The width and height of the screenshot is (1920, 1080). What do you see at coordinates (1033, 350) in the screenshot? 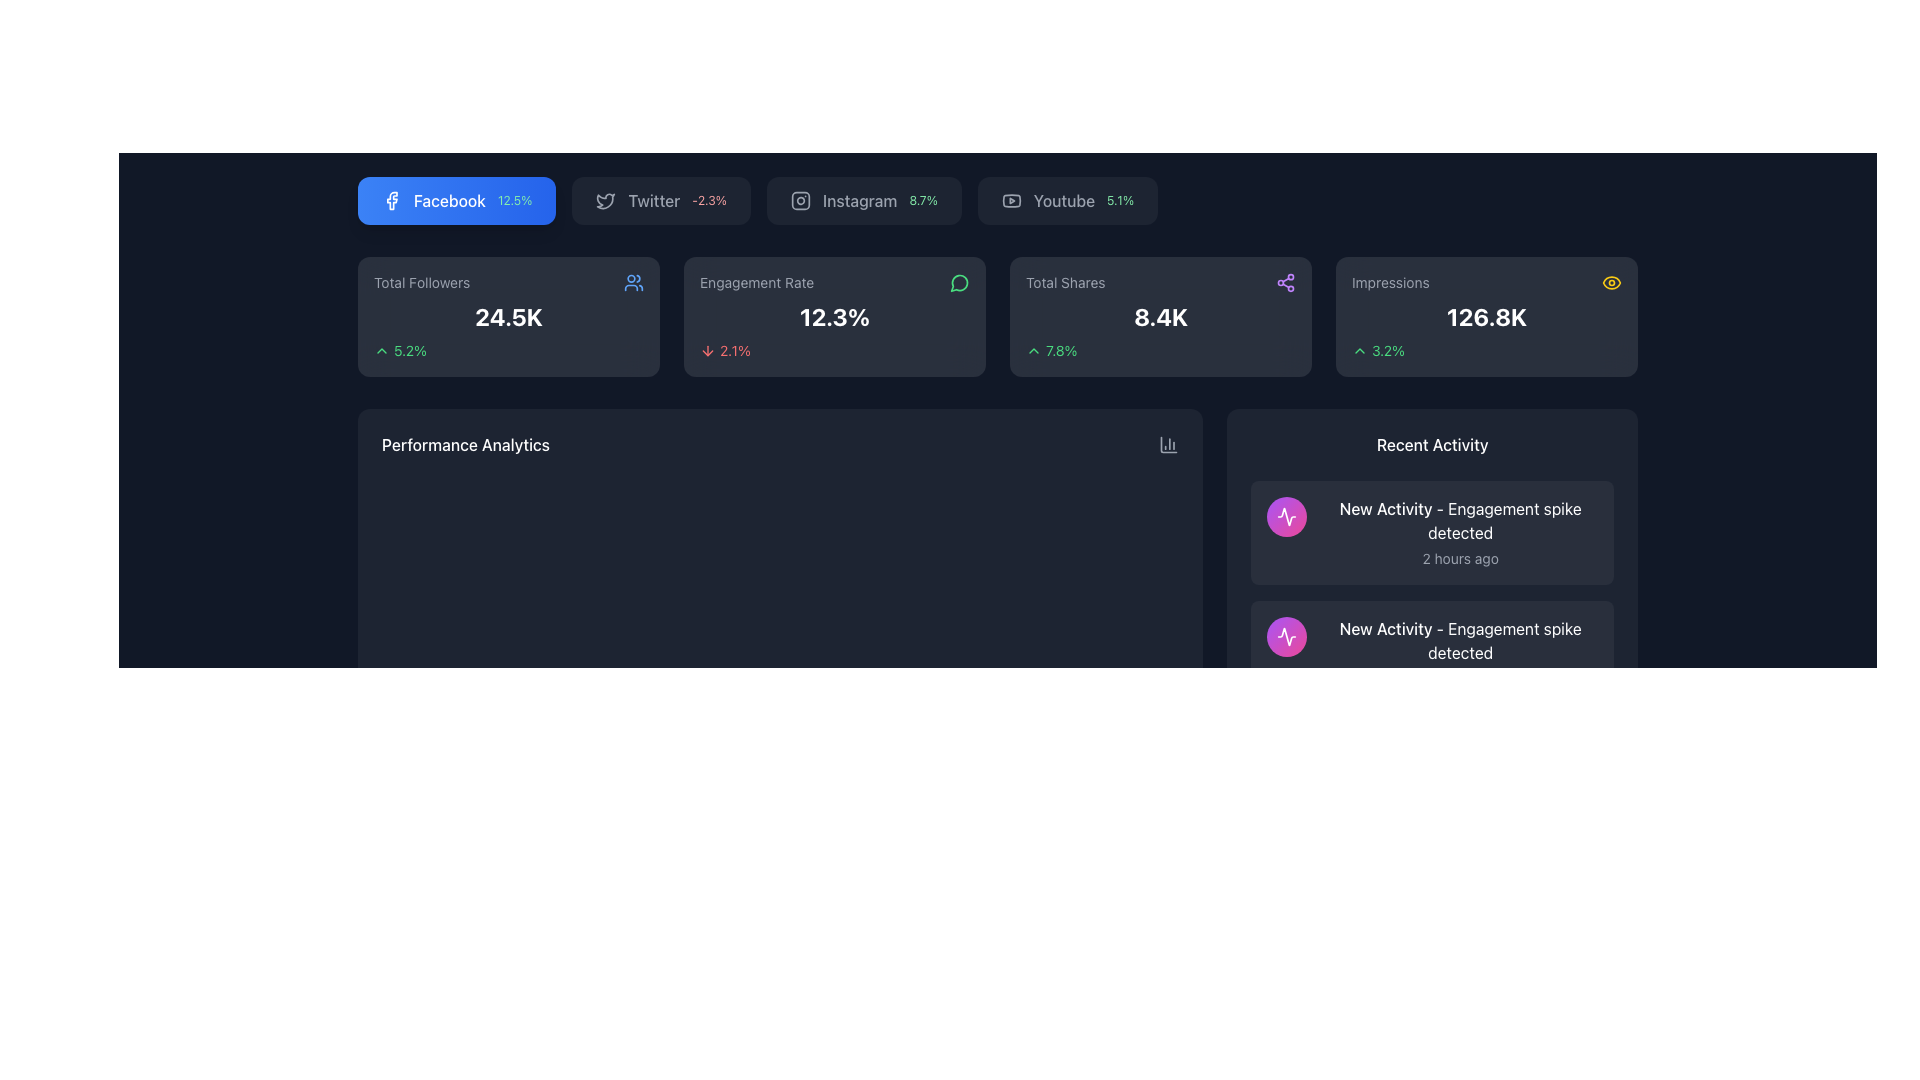
I see `the Upward Chevron icon that indicates growth in the adjacent metric, positioned before the percentage value (7.8%) in green` at bounding box center [1033, 350].